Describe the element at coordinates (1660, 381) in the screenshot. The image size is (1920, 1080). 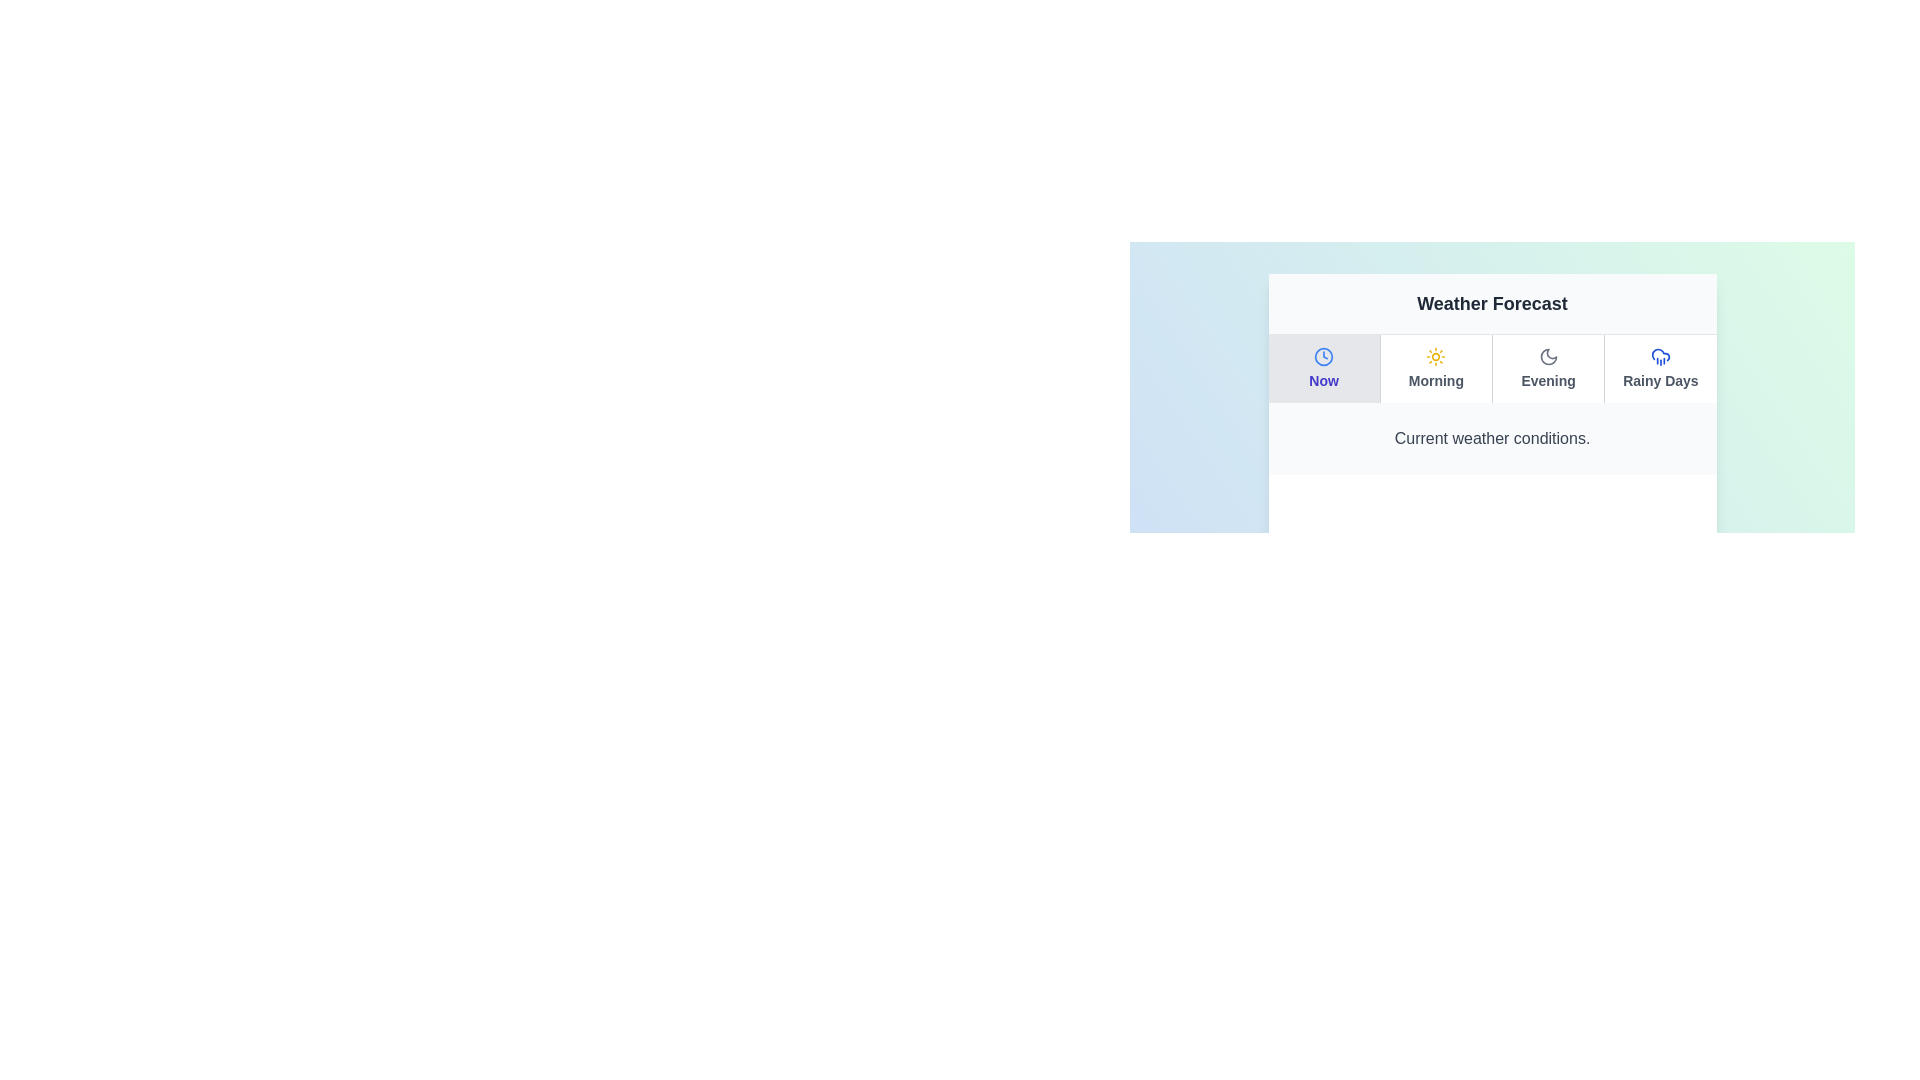
I see `the 'Rainy Days' text label in the weather options menu` at that location.